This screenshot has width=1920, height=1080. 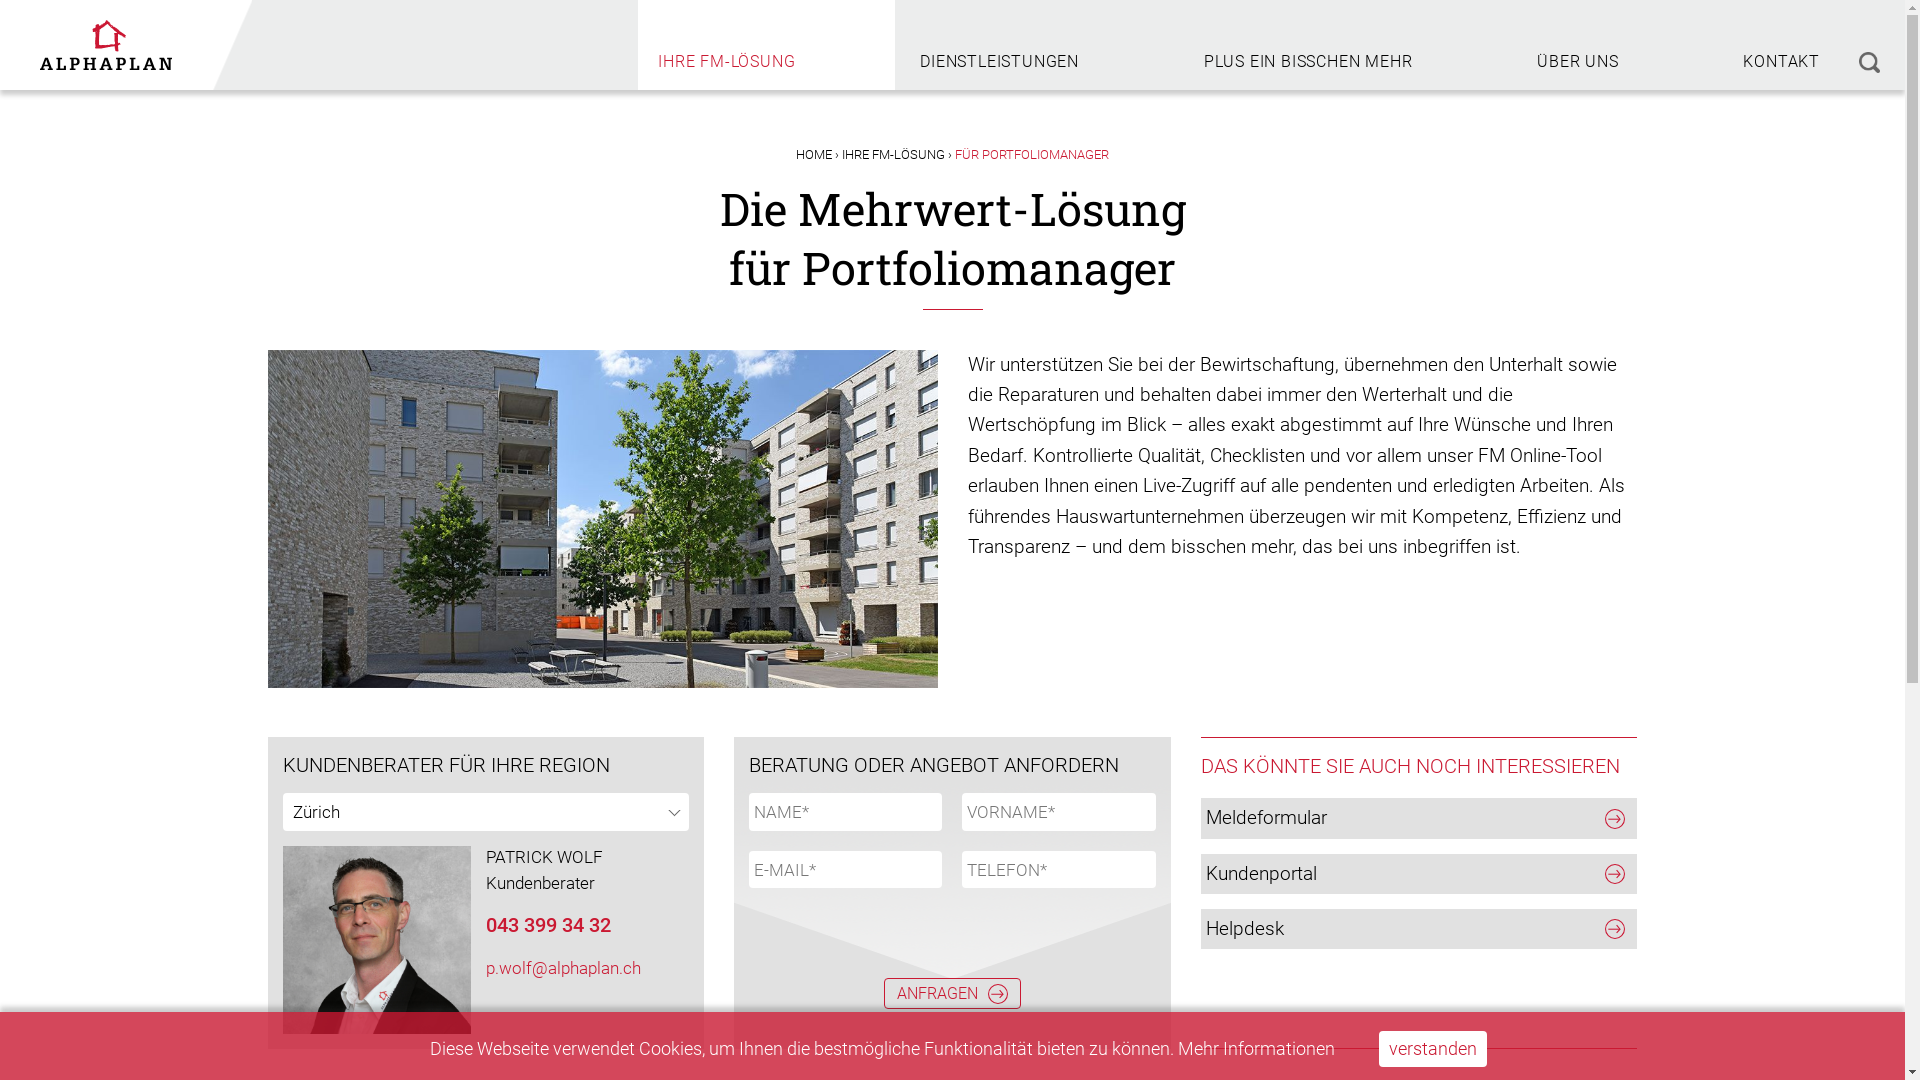 I want to click on 'p.wolf@alphaplan.ch', so click(x=562, y=967).